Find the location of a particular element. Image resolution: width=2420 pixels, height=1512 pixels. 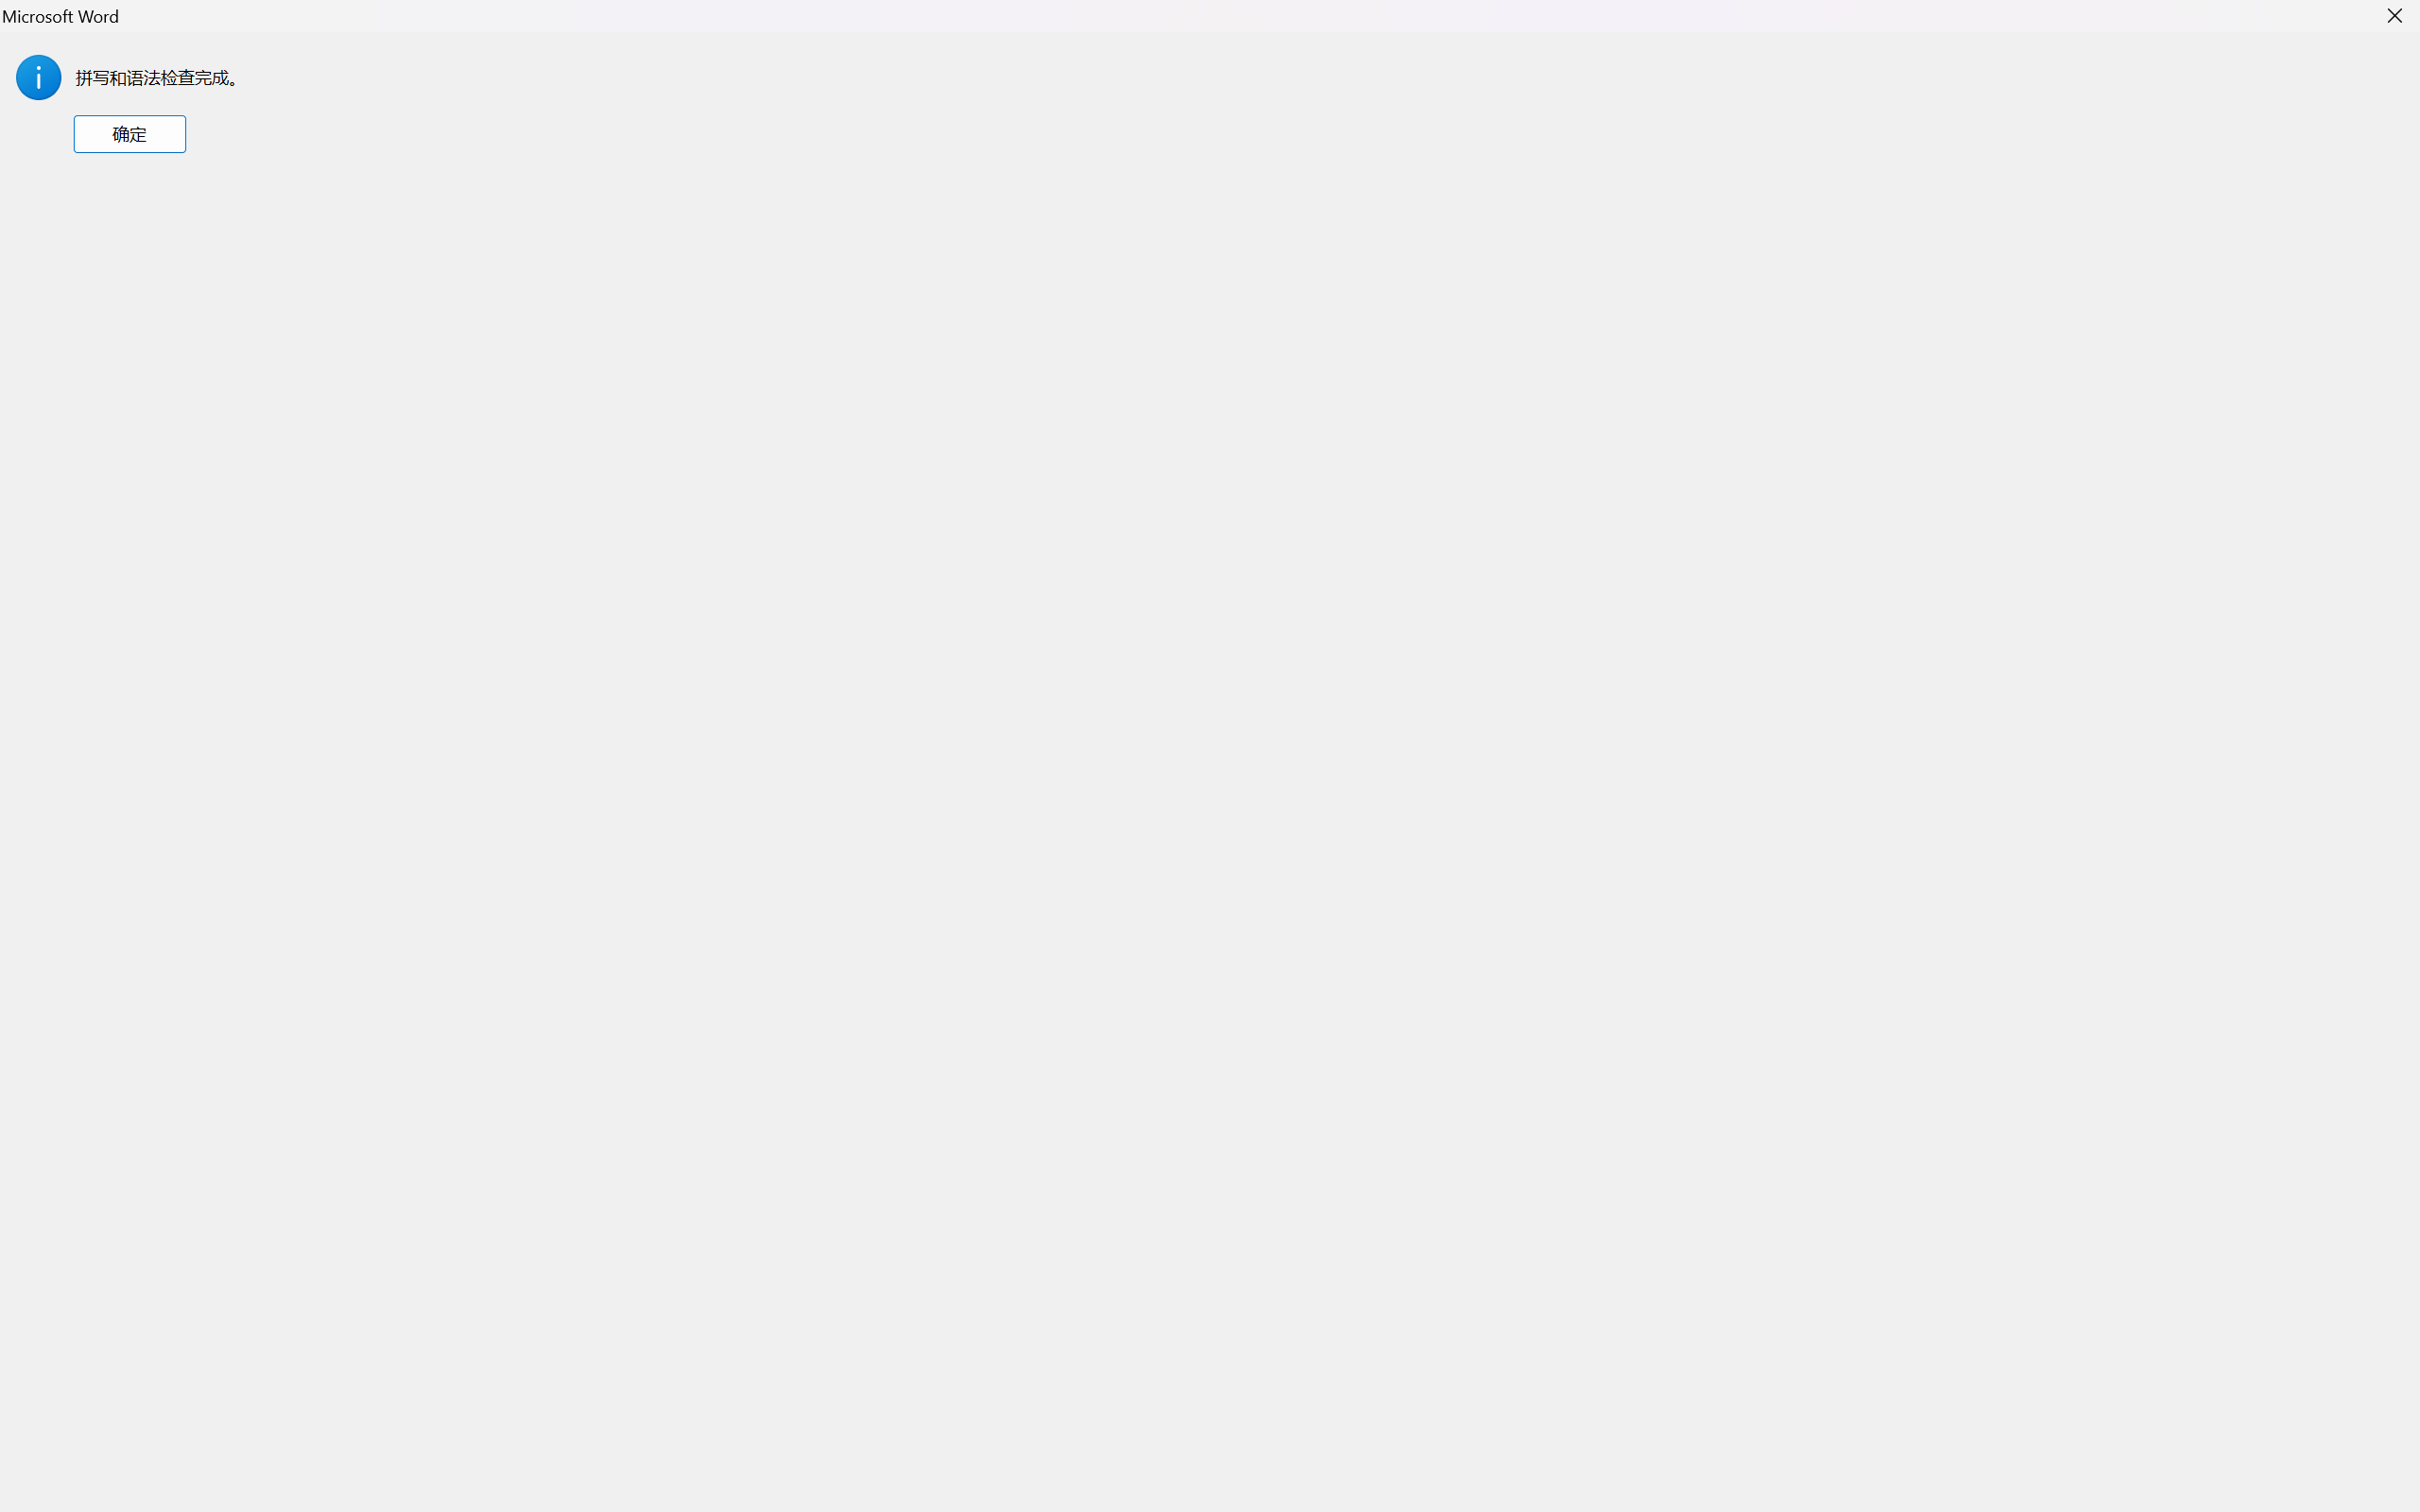

'Class: Static' is located at coordinates (37, 77).